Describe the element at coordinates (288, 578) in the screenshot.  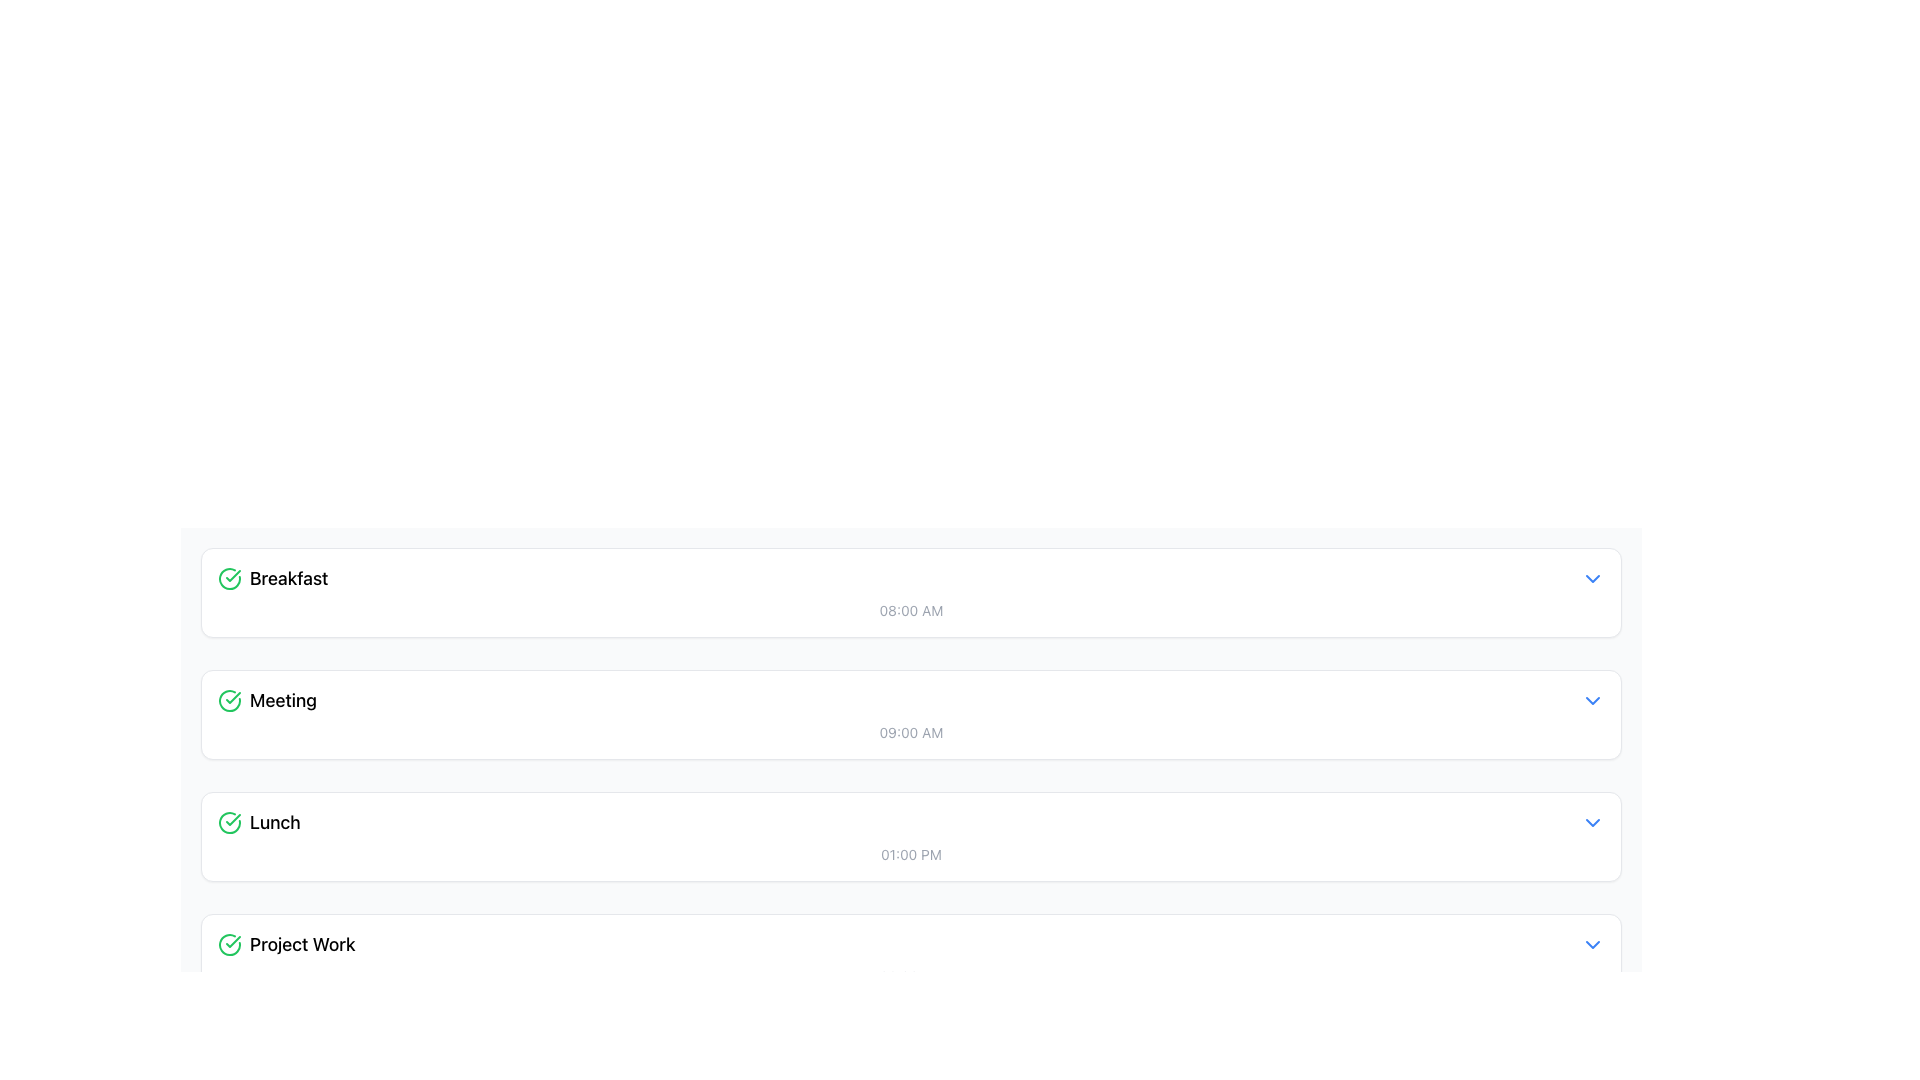
I see `the Text Label that reads 'Breakfast', positioned next to a green checkmark icon within a horizontal flexbox layout` at that location.